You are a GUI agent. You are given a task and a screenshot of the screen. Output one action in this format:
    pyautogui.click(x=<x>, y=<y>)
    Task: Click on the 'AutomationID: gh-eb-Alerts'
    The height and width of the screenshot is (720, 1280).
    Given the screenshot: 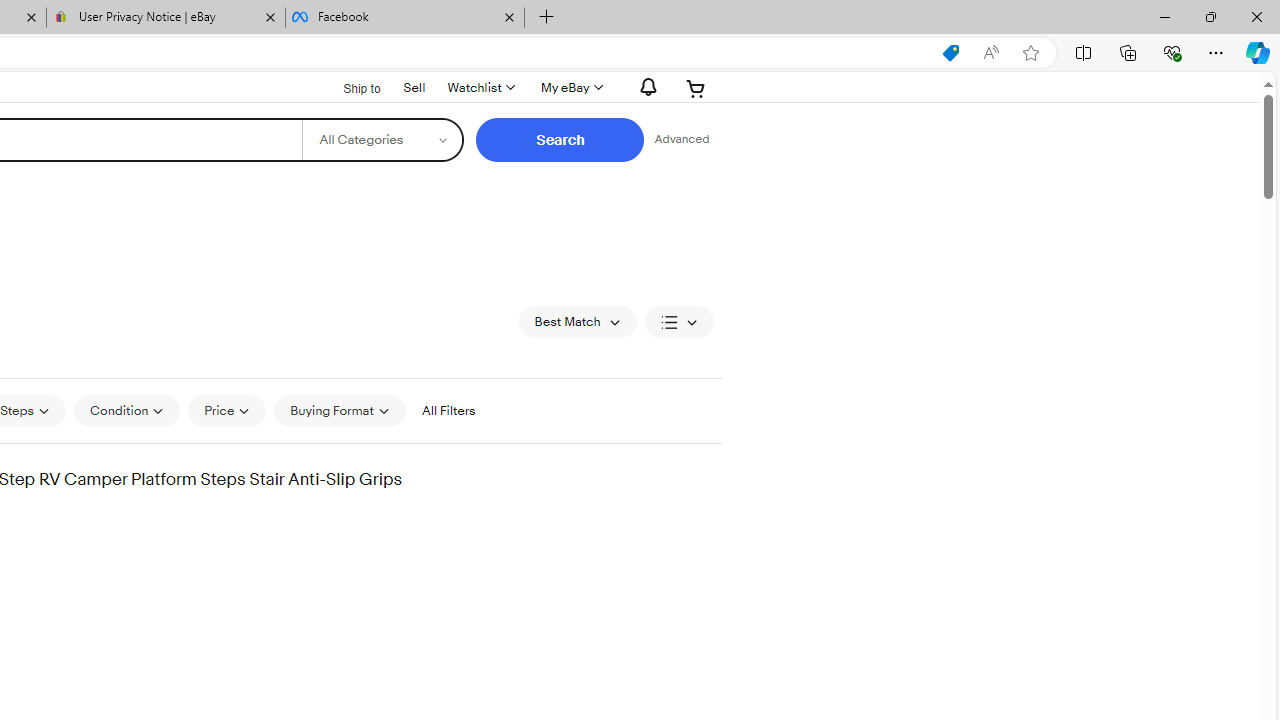 What is the action you would take?
    pyautogui.click(x=645, y=86)
    